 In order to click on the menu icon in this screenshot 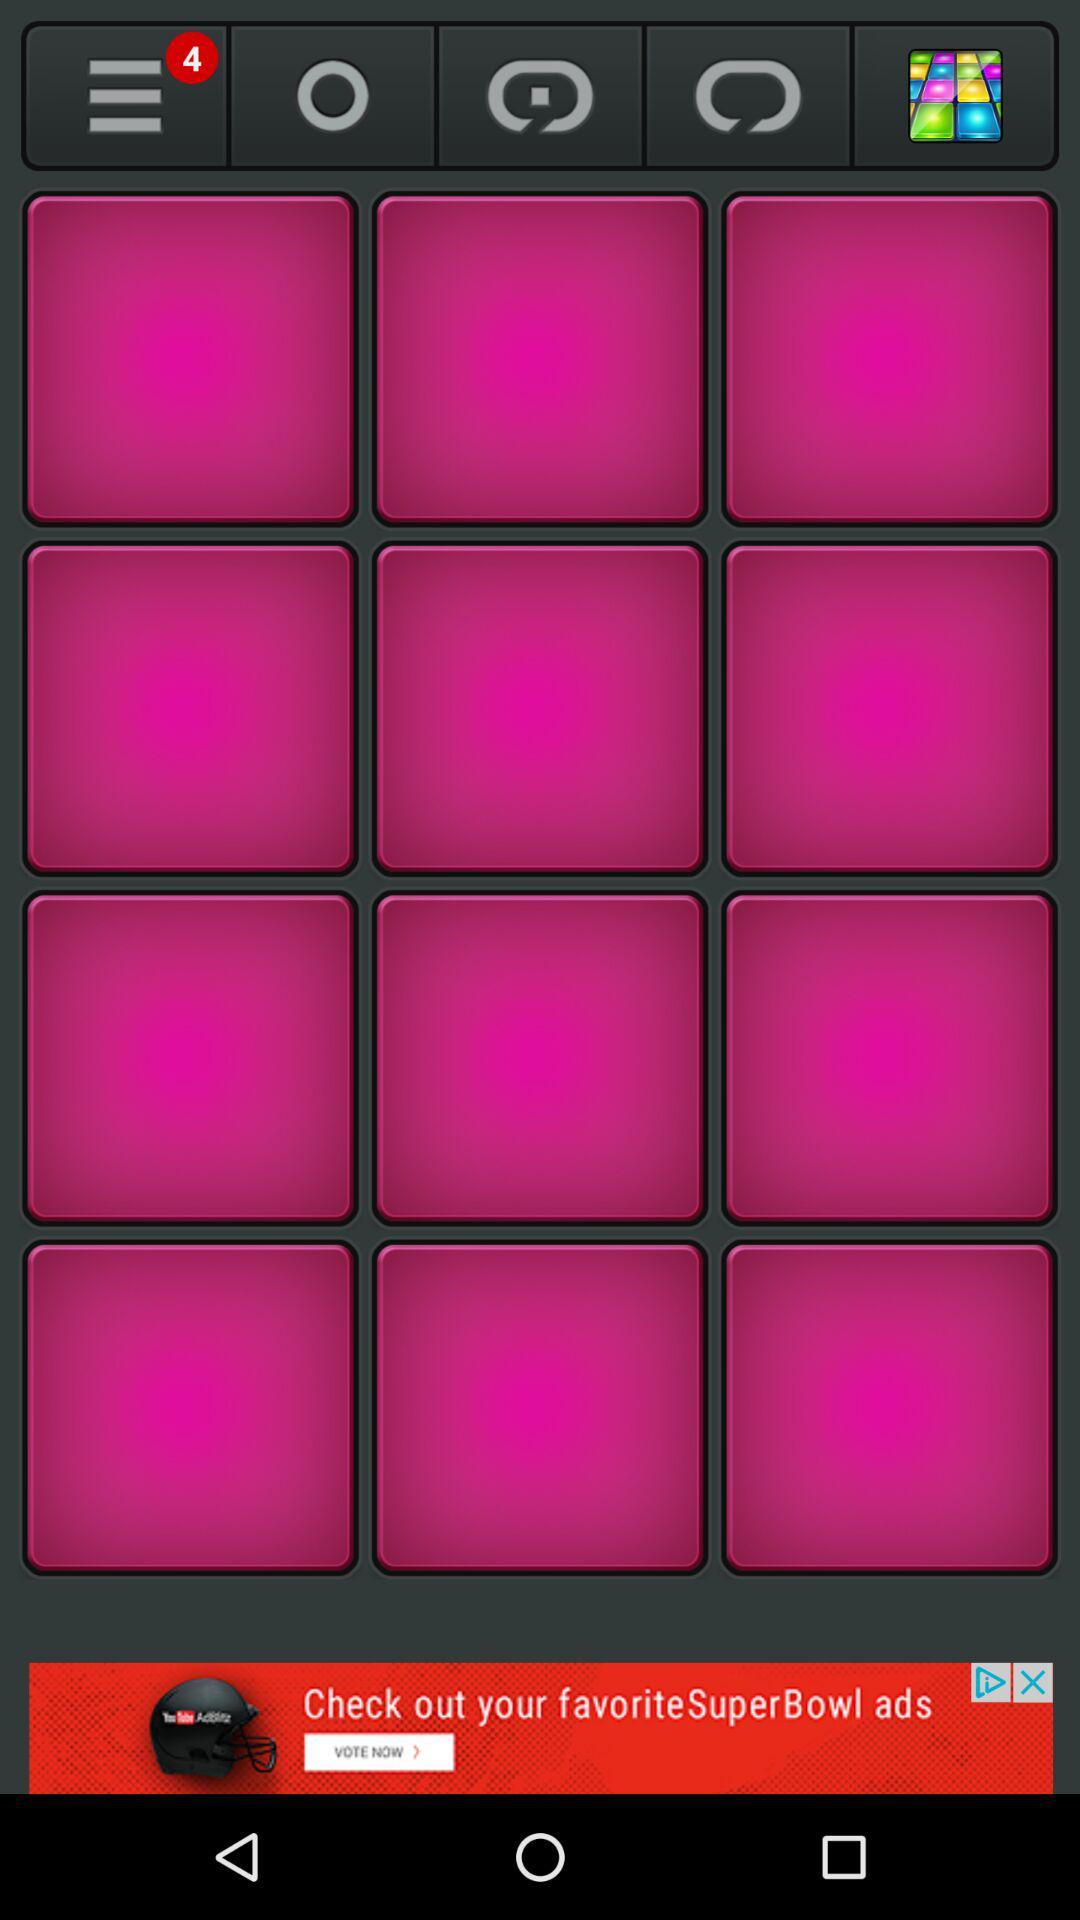, I will do `click(124, 95)`.